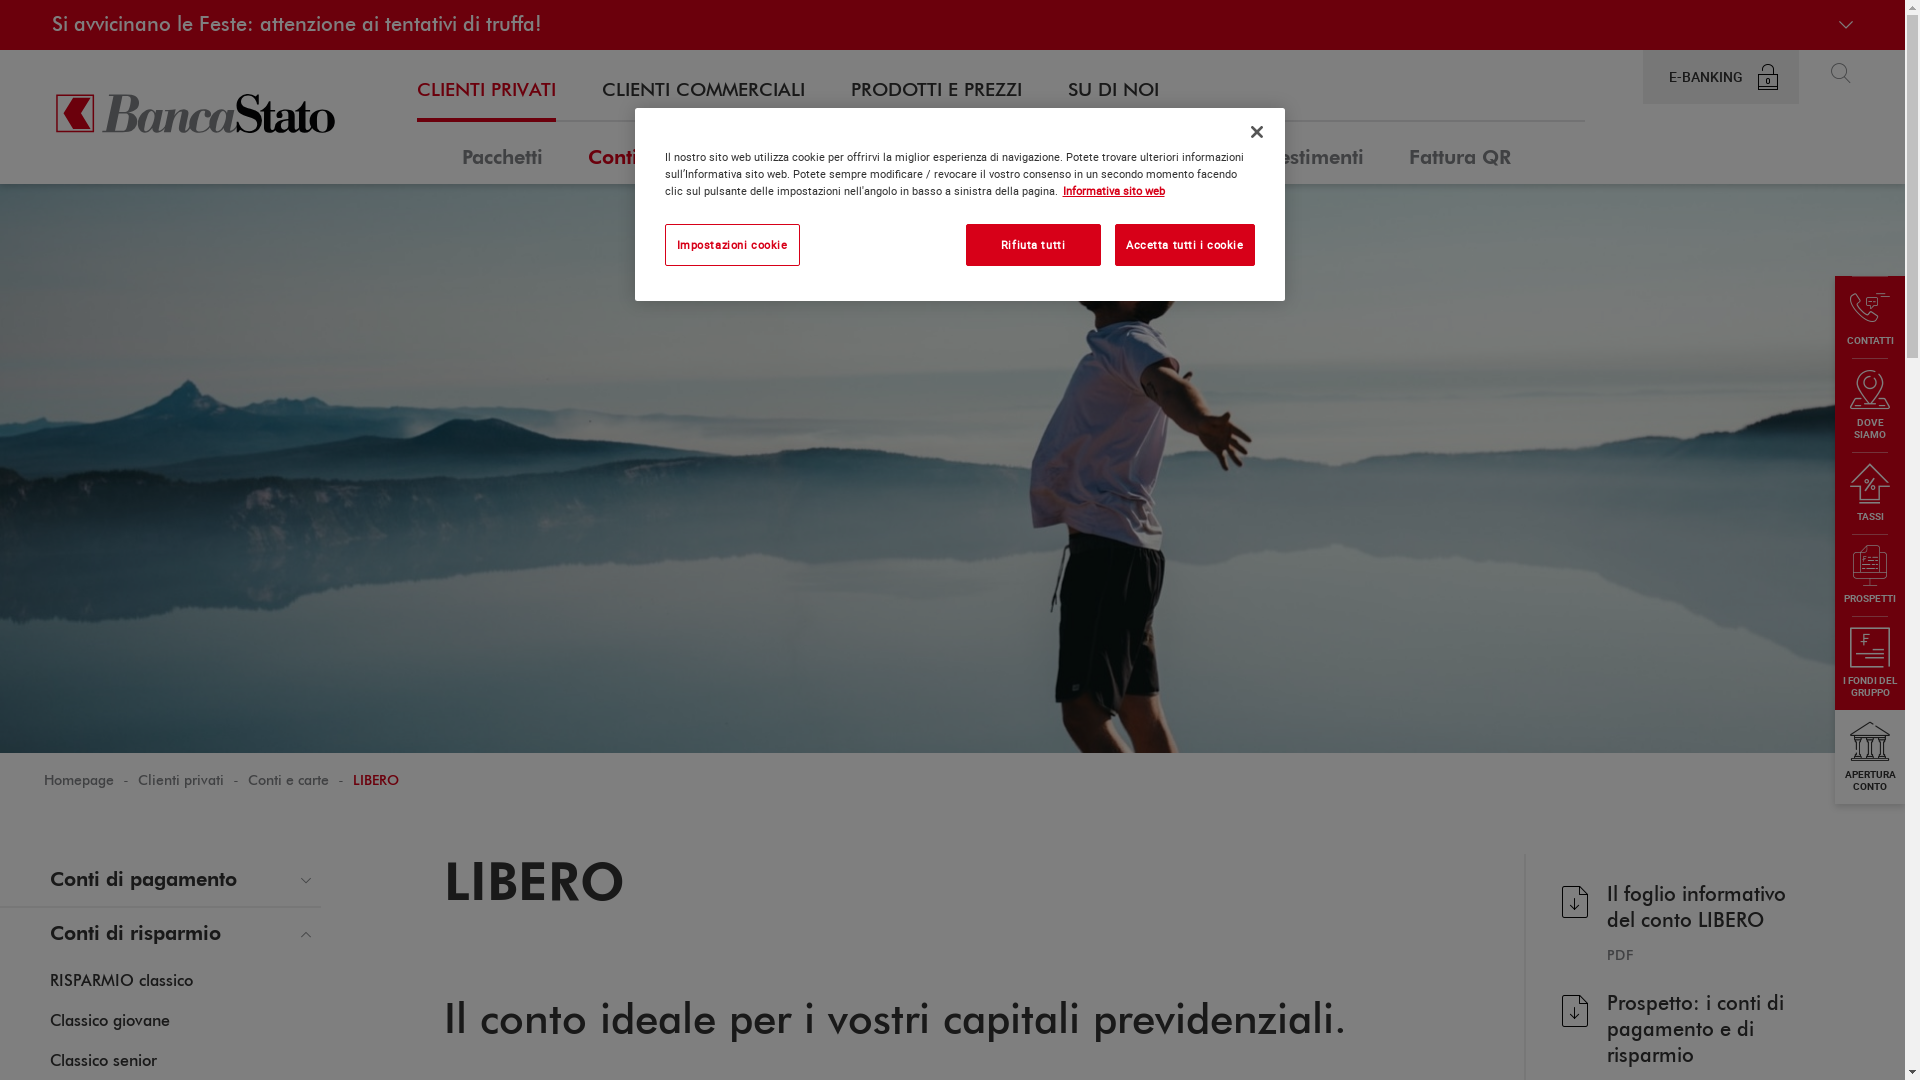 This screenshot has height=1080, width=1920. What do you see at coordinates (1307, 152) in the screenshot?
I see `'Investimenti'` at bounding box center [1307, 152].